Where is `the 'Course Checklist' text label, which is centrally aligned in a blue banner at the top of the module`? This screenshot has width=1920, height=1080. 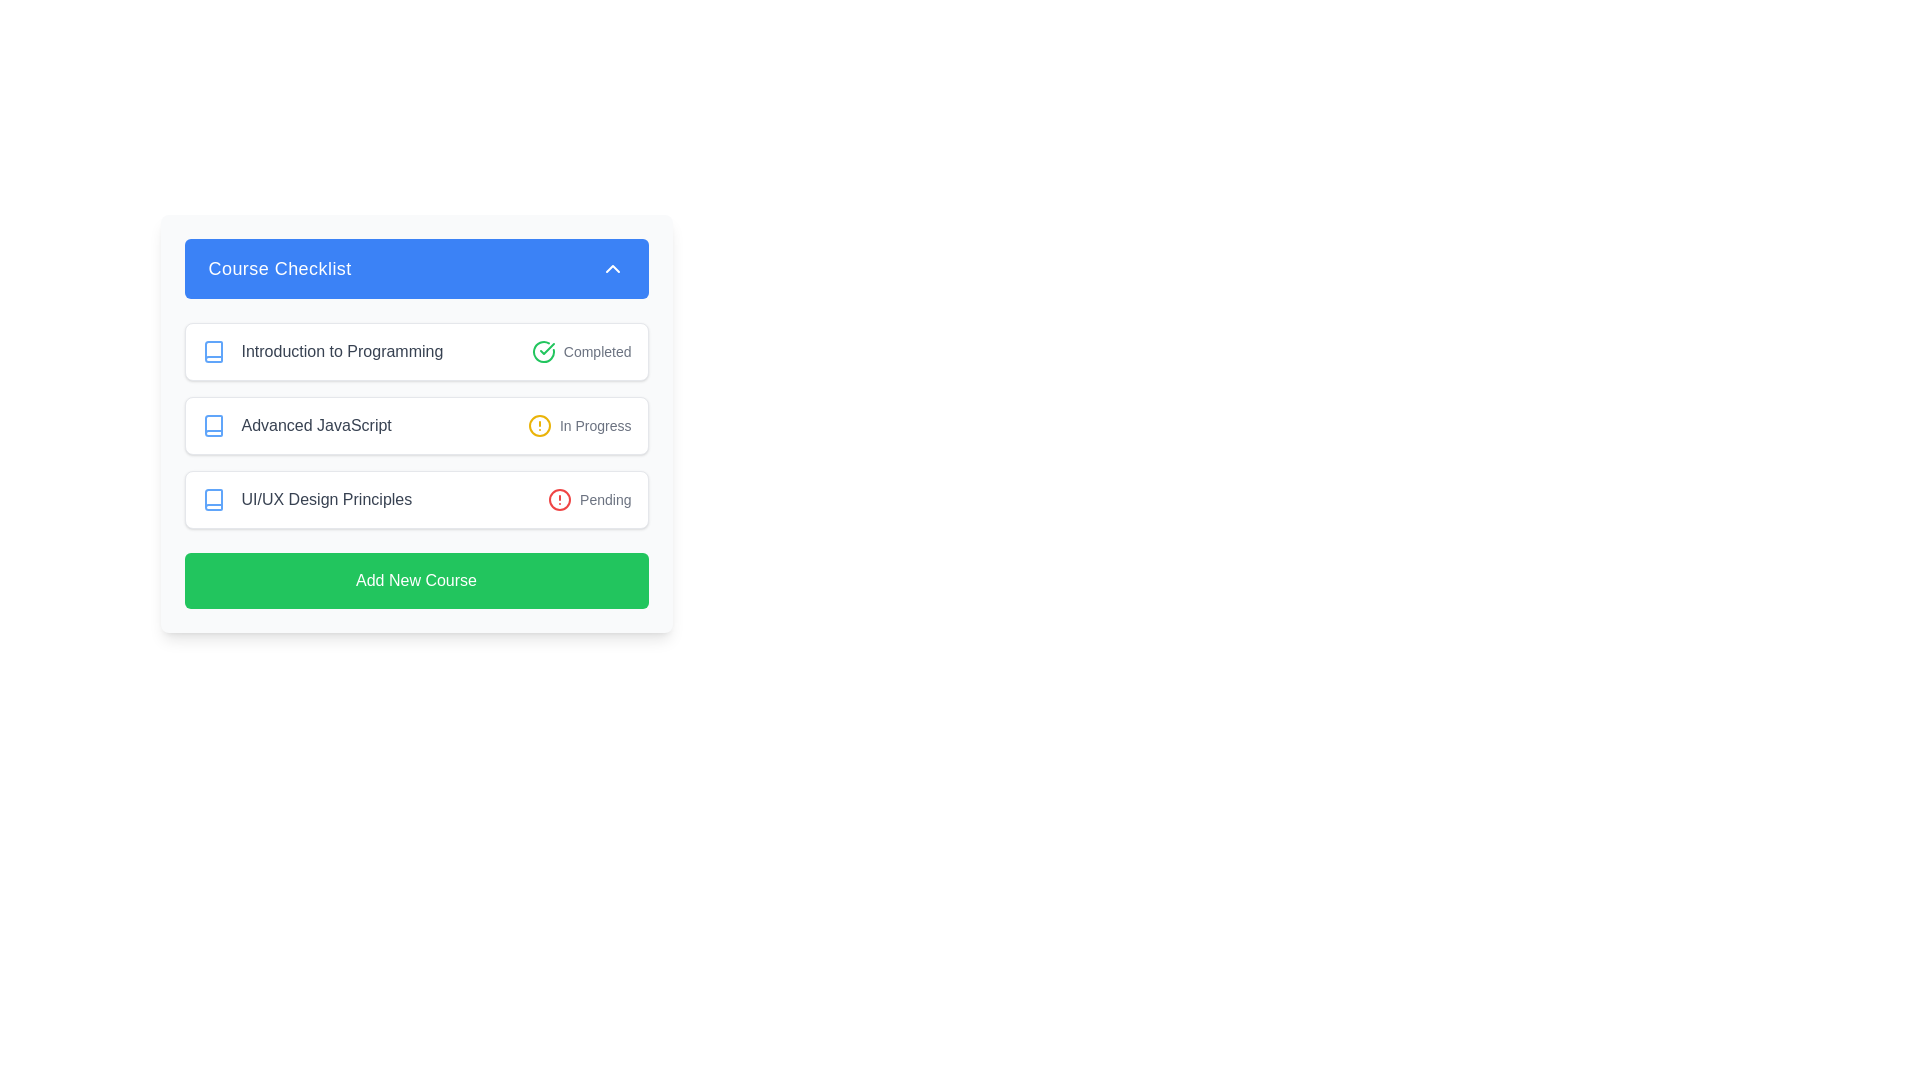
the 'Course Checklist' text label, which is centrally aligned in a blue banner at the top of the module is located at coordinates (279, 268).